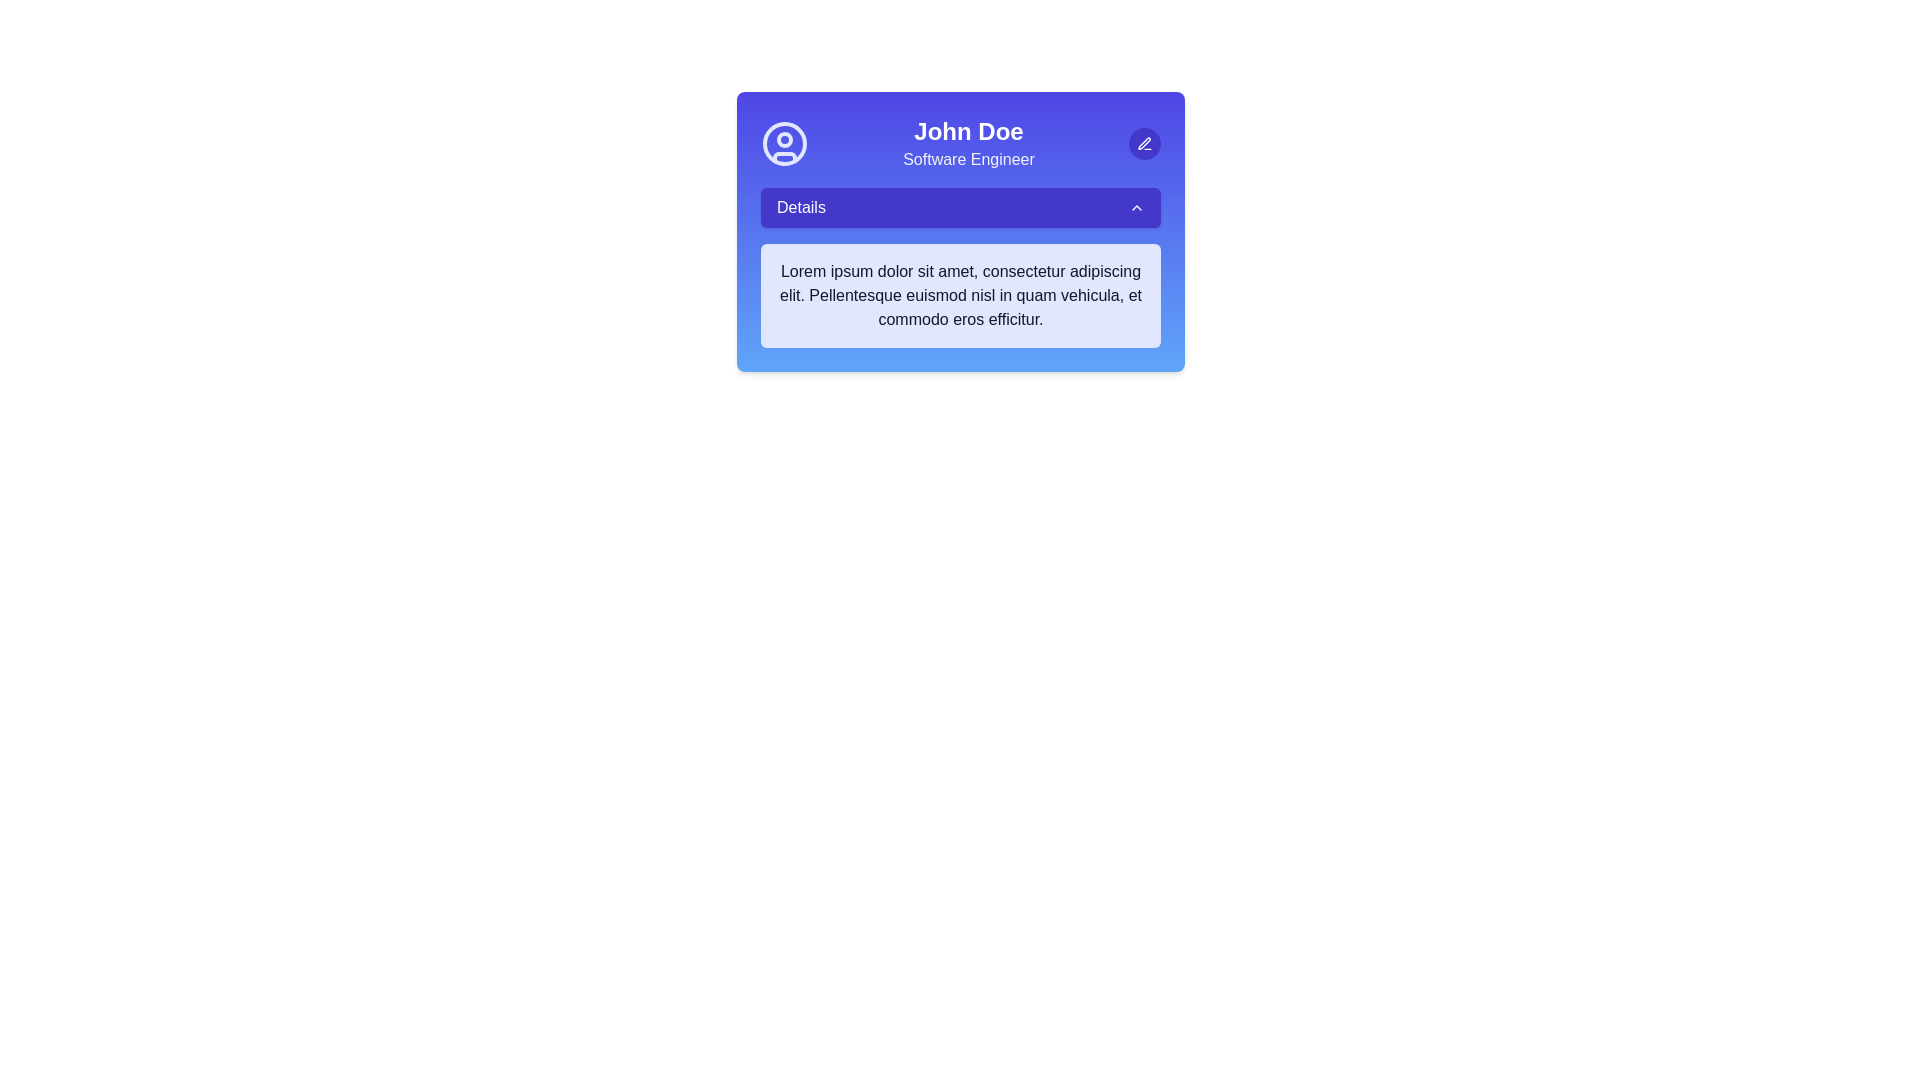 This screenshot has width=1920, height=1080. Describe the element at coordinates (784, 142) in the screenshot. I see `the user avatar or profile icon located at the top-left corner of the rectangular card layout containing 'John Doe' and 'Software Engineer'` at that location.